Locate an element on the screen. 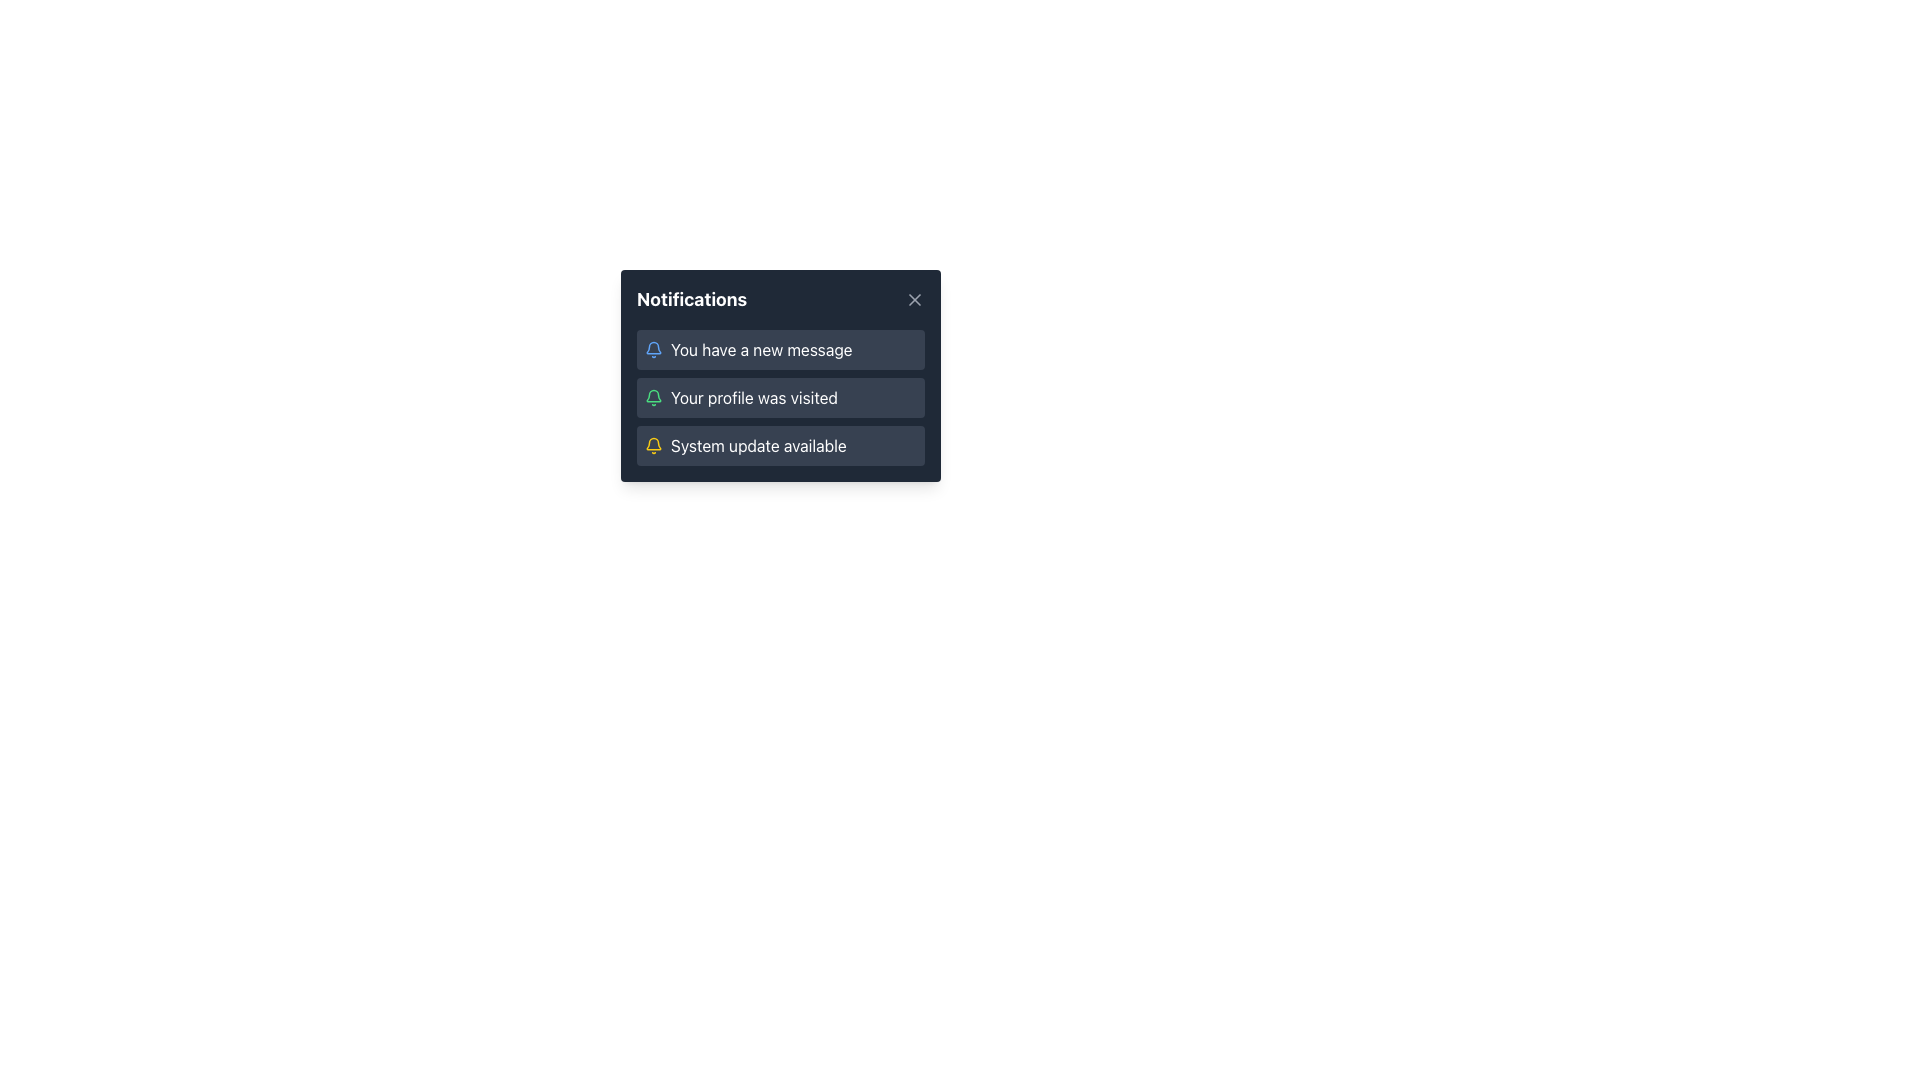 This screenshot has height=1080, width=1920. the bell icon for notifications is located at coordinates (653, 396).